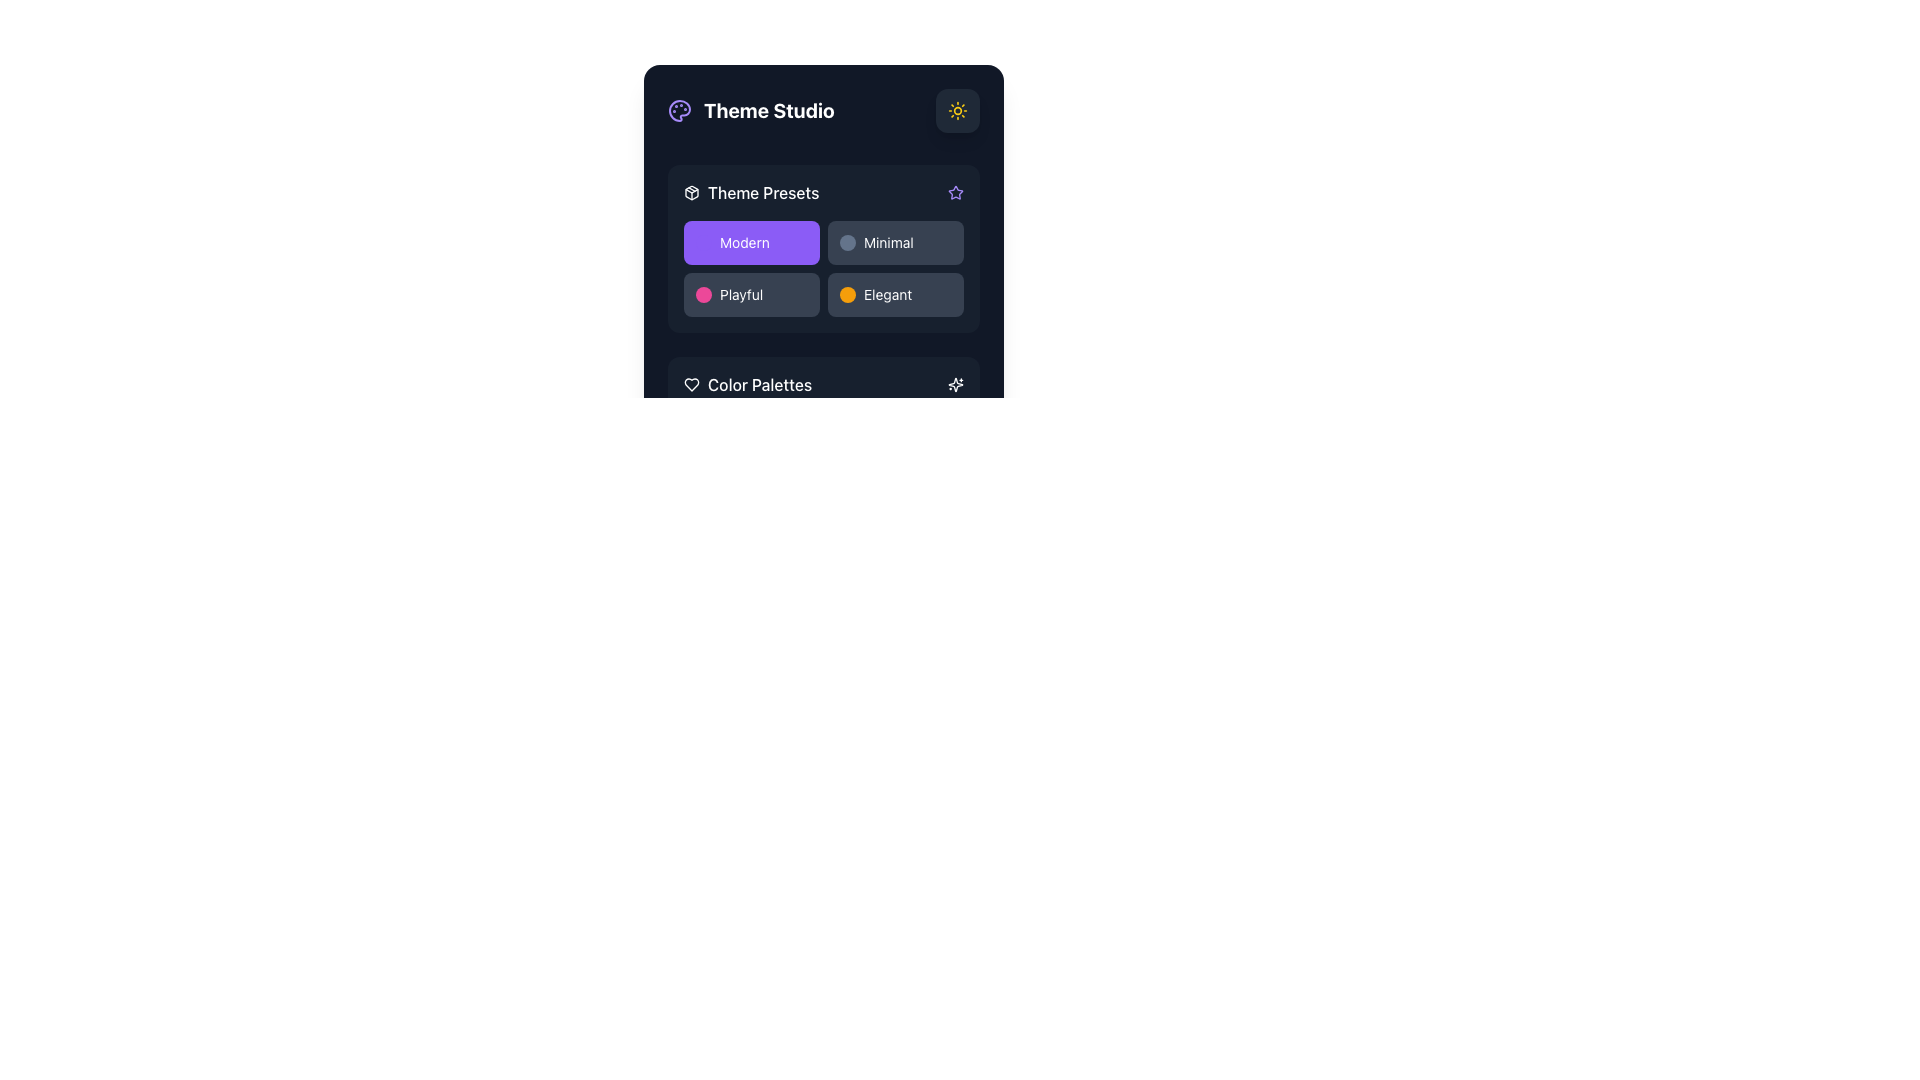 This screenshot has height=1080, width=1920. What do you see at coordinates (954, 192) in the screenshot?
I see `the visual indicator icon located at the top-right corner of the Theme Presets section` at bounding box center [954, 192].